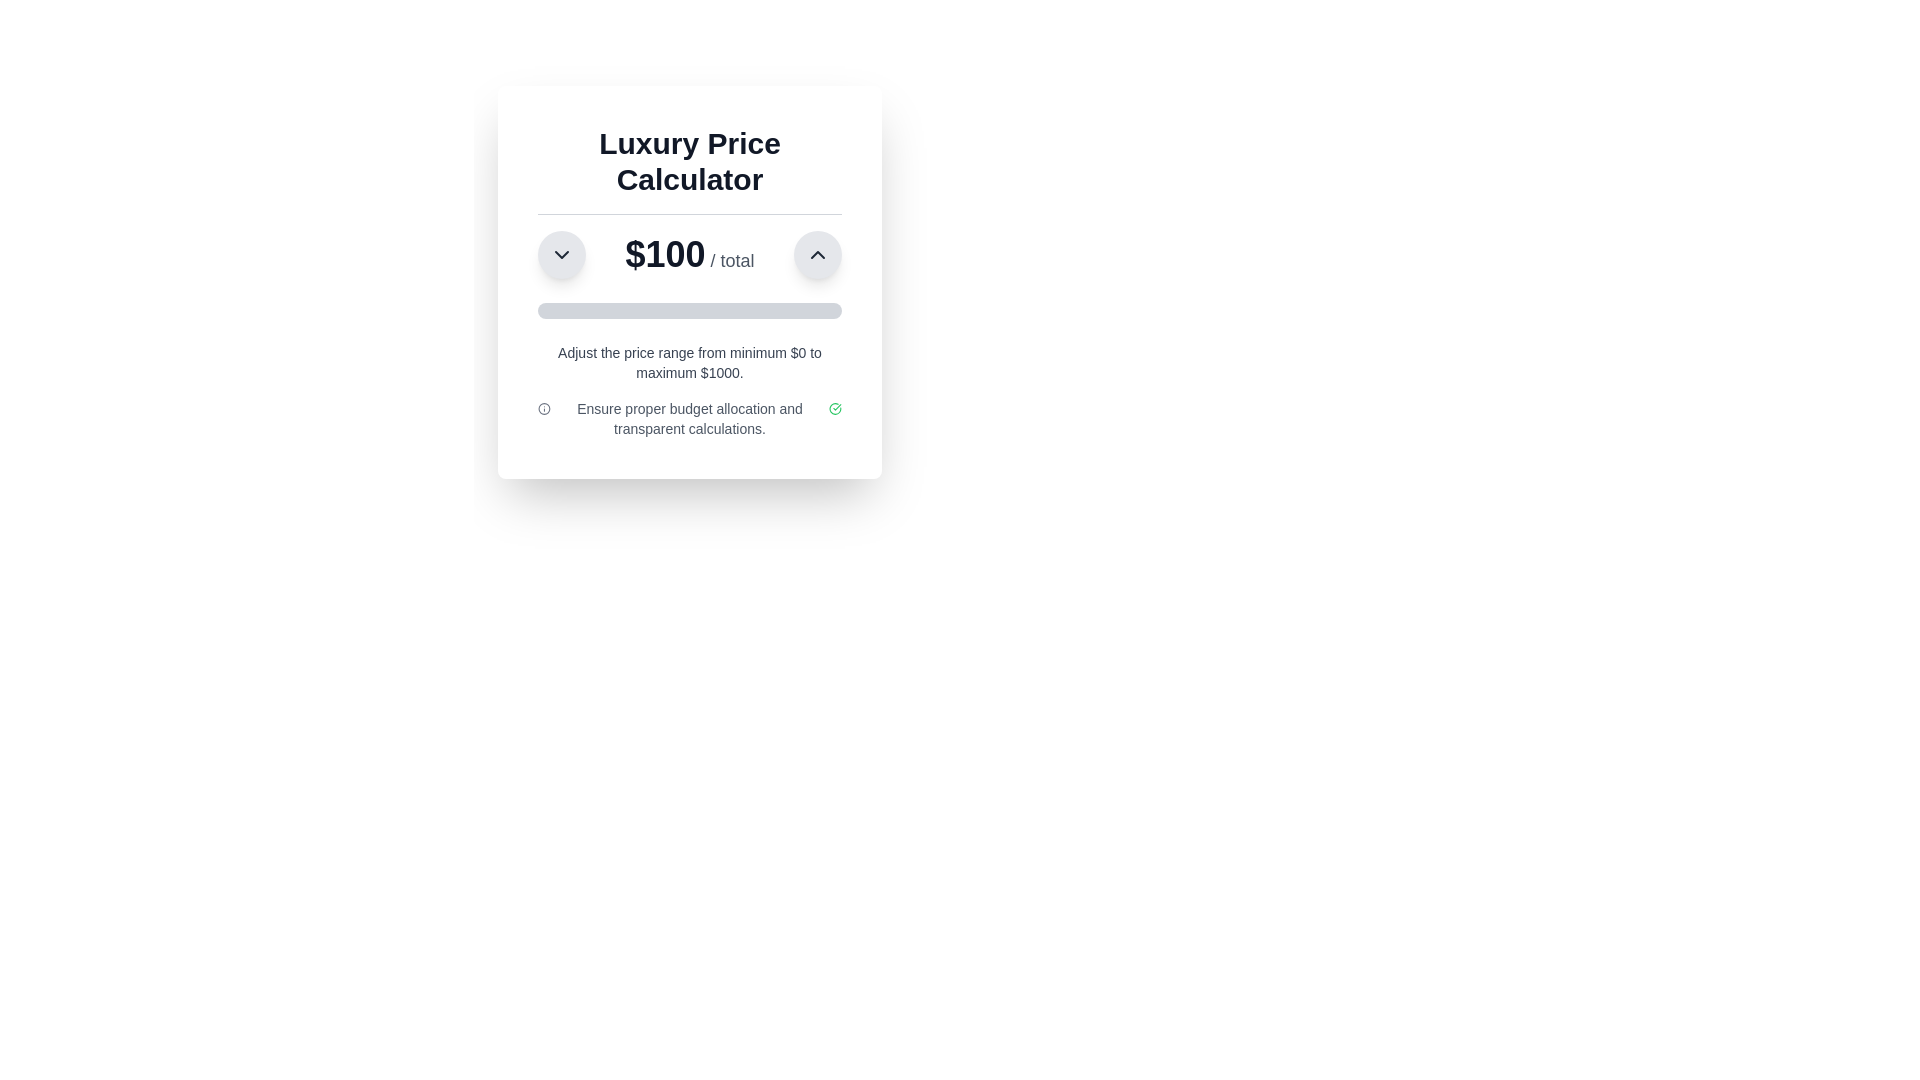 The width and height of the screenshot is (1920, 1080). I want to click on the static text element that provides descriptive information related to budget allocation and transparency, positioned between an info icon and a green check mark icon, so click(690, 418).